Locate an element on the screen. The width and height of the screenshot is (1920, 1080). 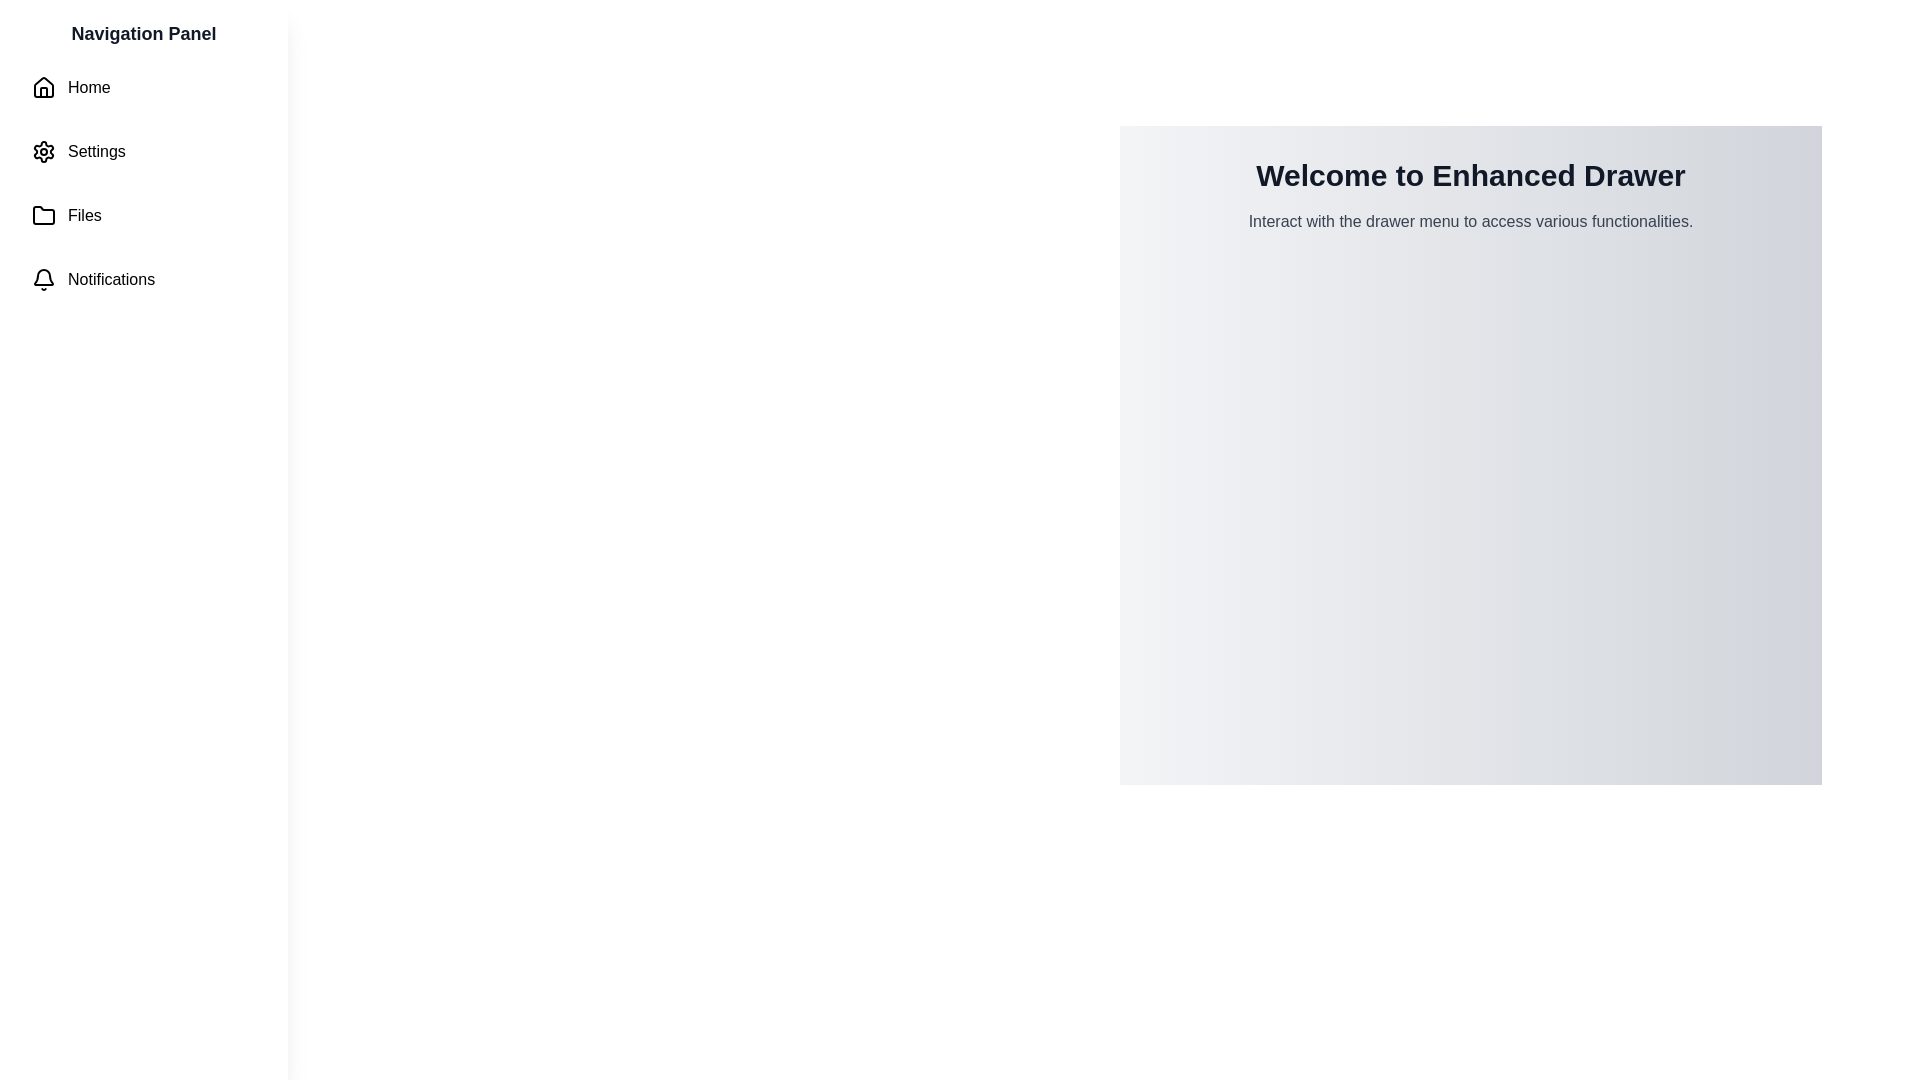
the 'Settings' text label in the left-hand navigation panel is located at coordinates (95, 150).